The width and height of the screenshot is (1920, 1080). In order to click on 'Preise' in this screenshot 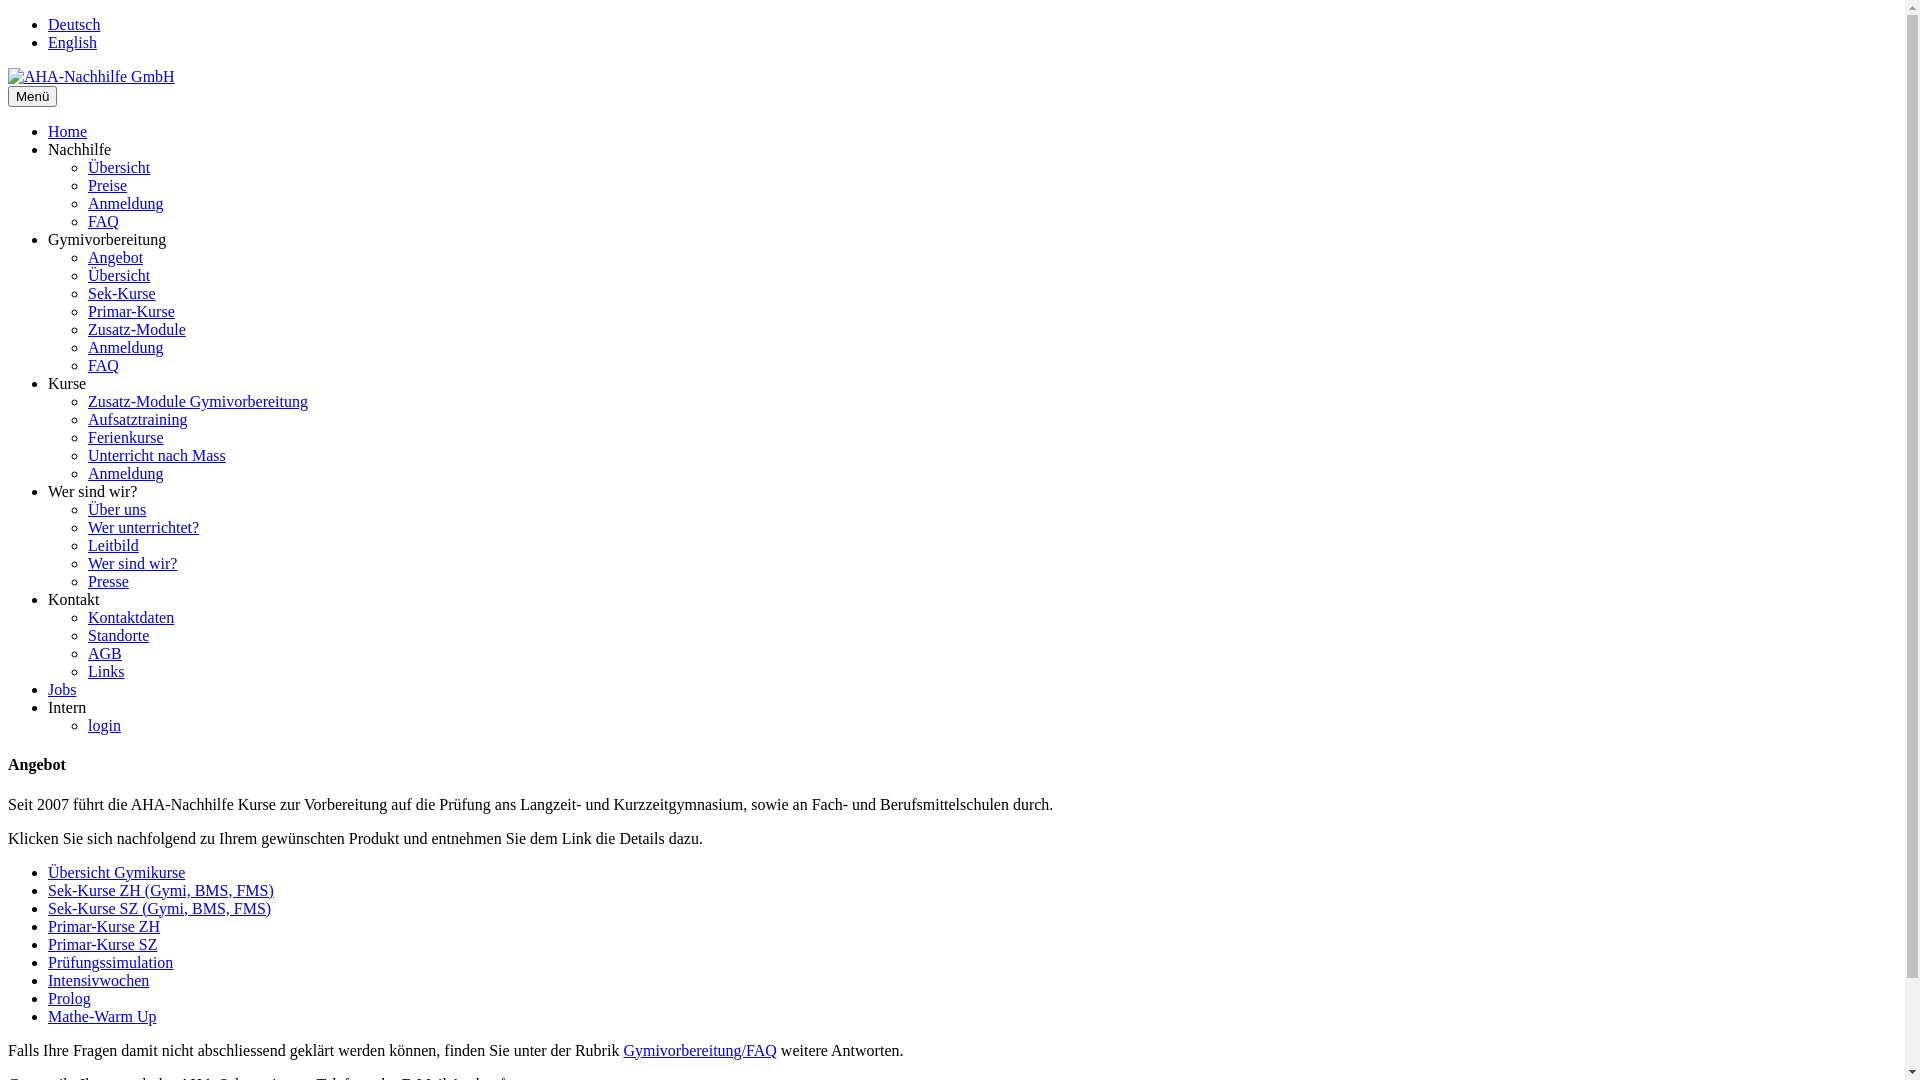, I will do `click(86, 185)`.